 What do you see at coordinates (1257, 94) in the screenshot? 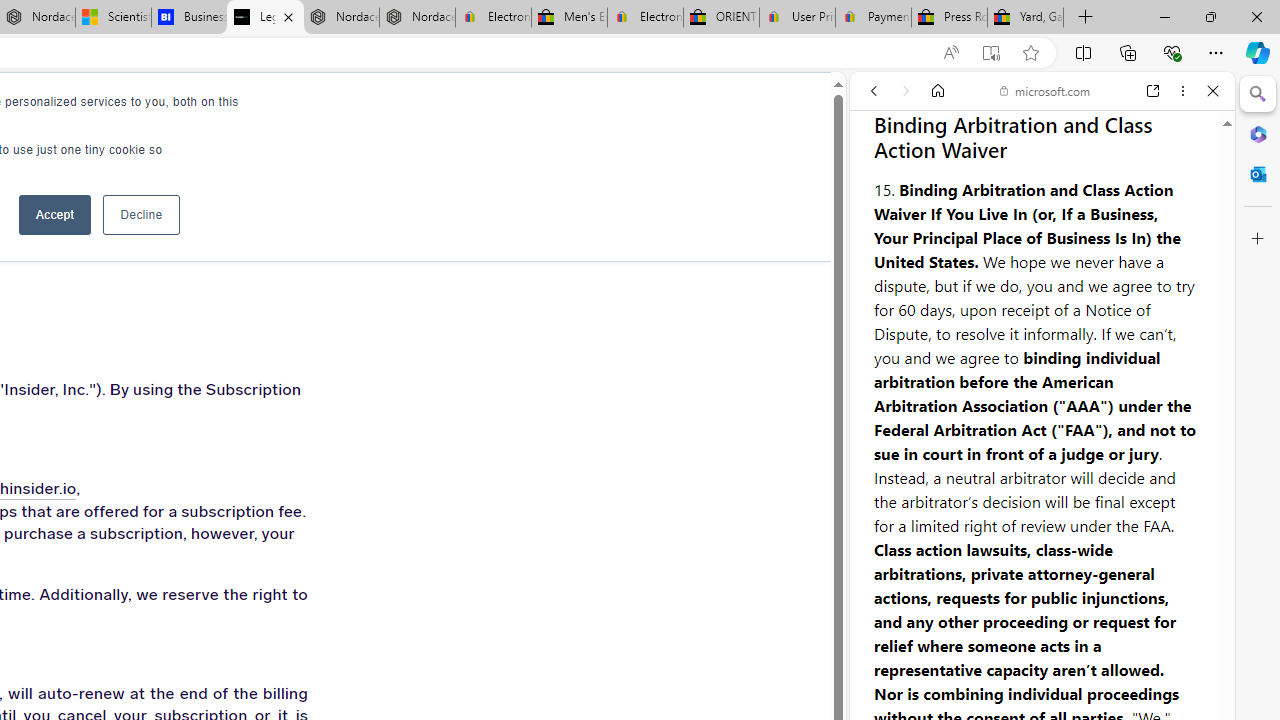
I see `'Minimize Search pane'` at bounding box center [1257, 94].